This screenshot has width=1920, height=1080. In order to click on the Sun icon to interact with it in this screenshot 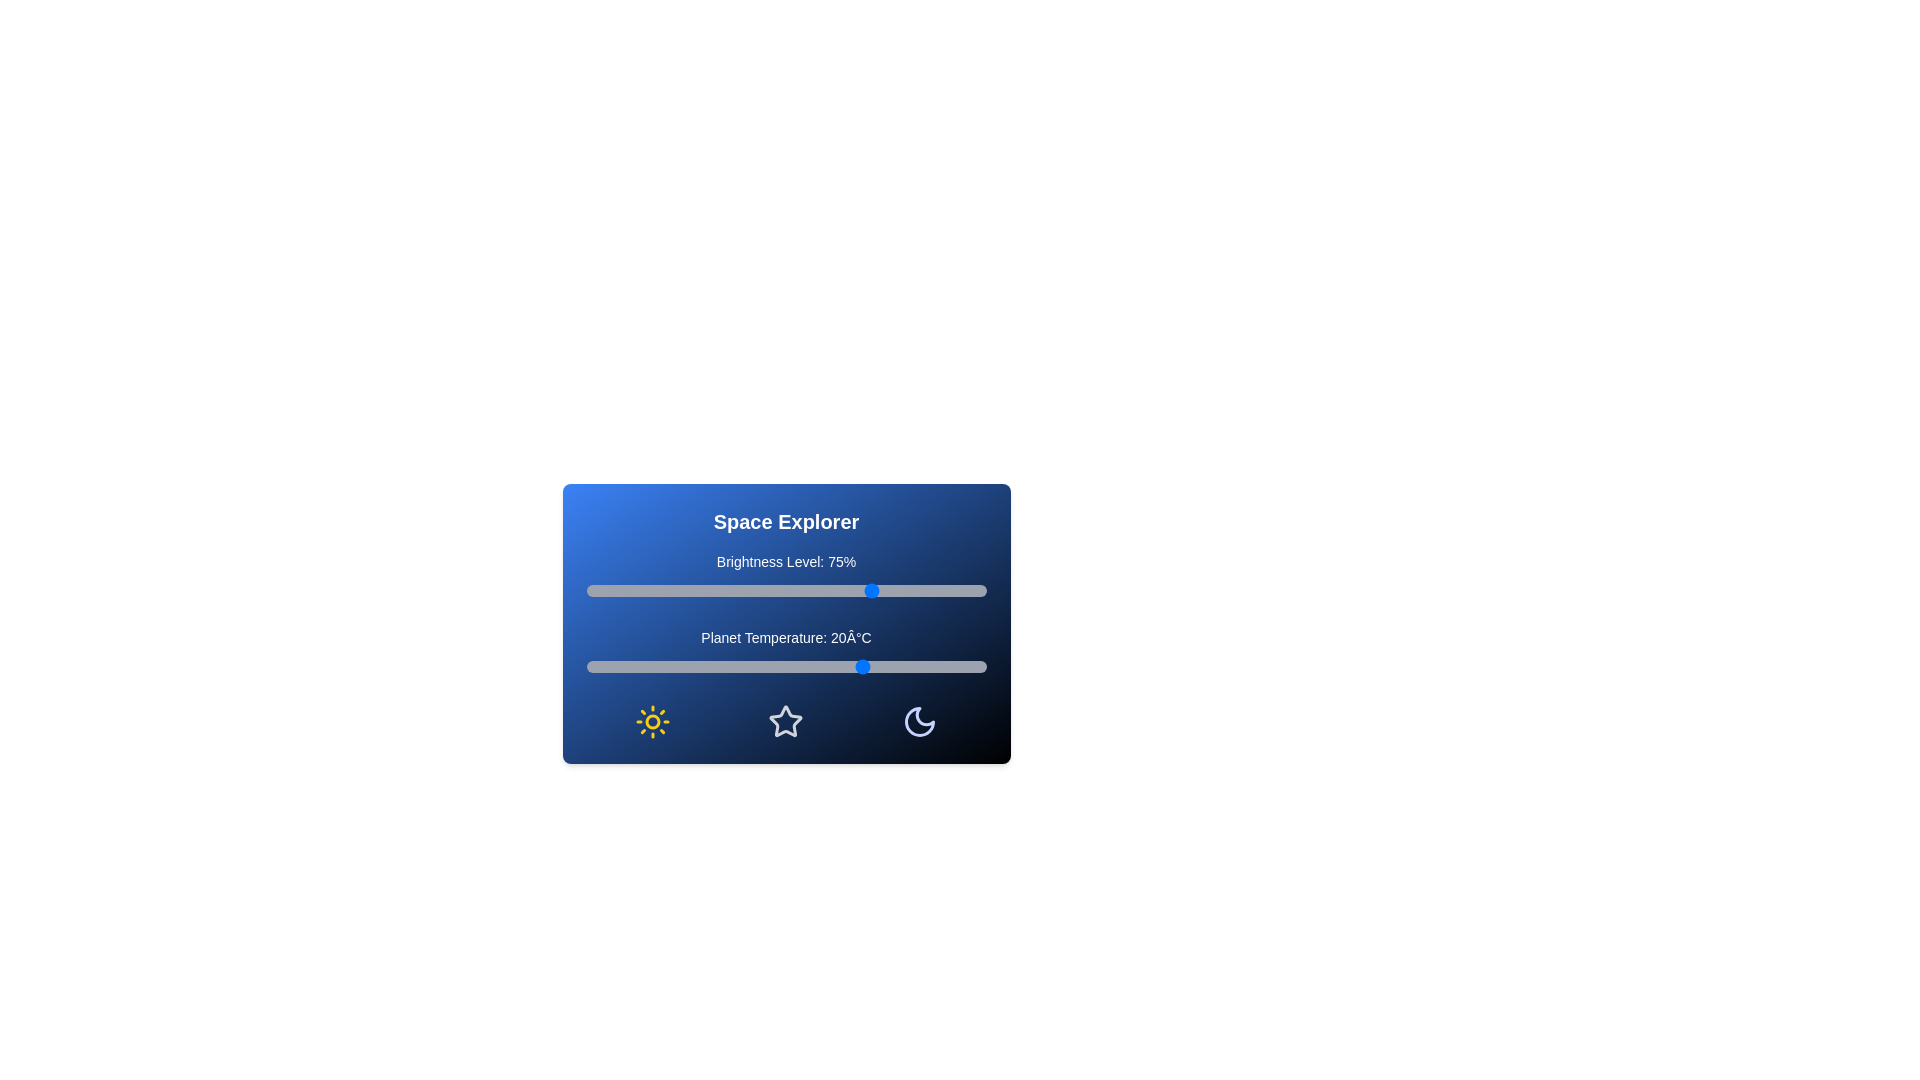, I will do `click(652, 721)`.